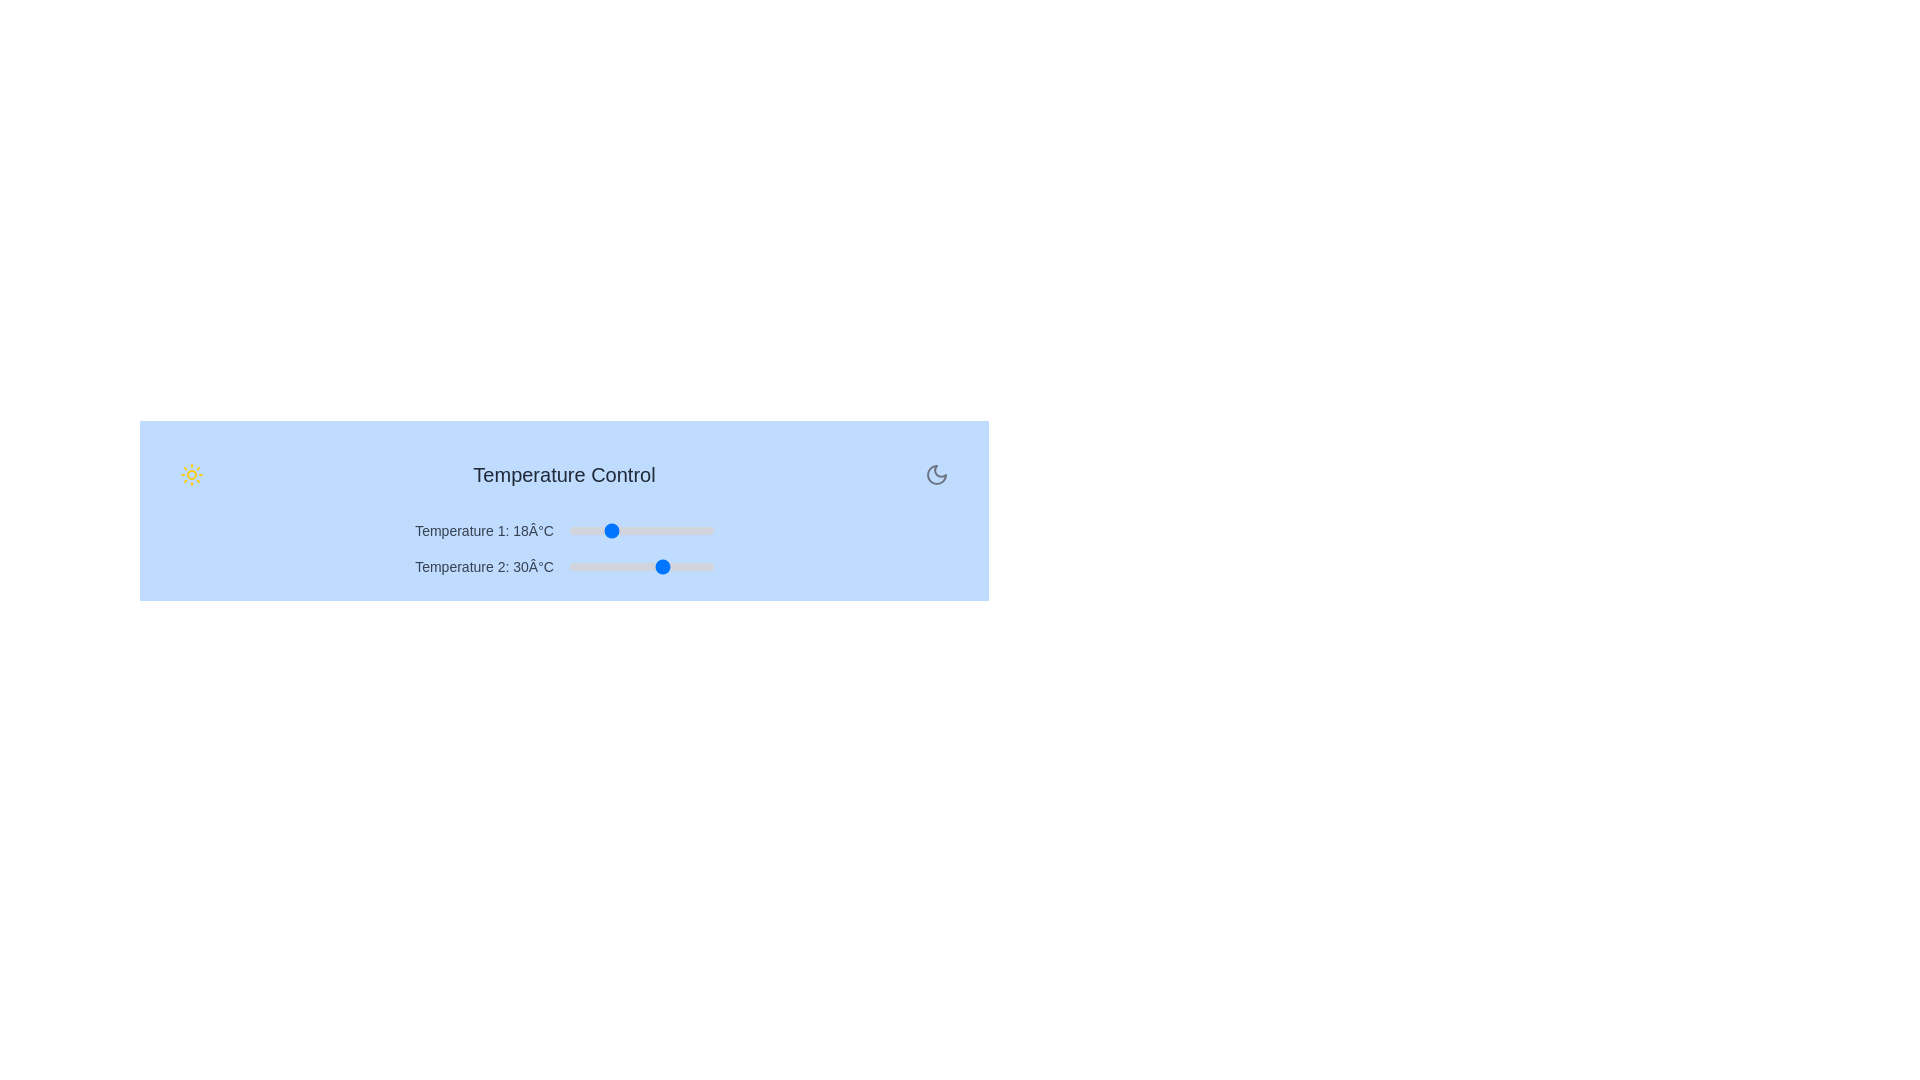  I want to click on the temperature, so click(621, 530).